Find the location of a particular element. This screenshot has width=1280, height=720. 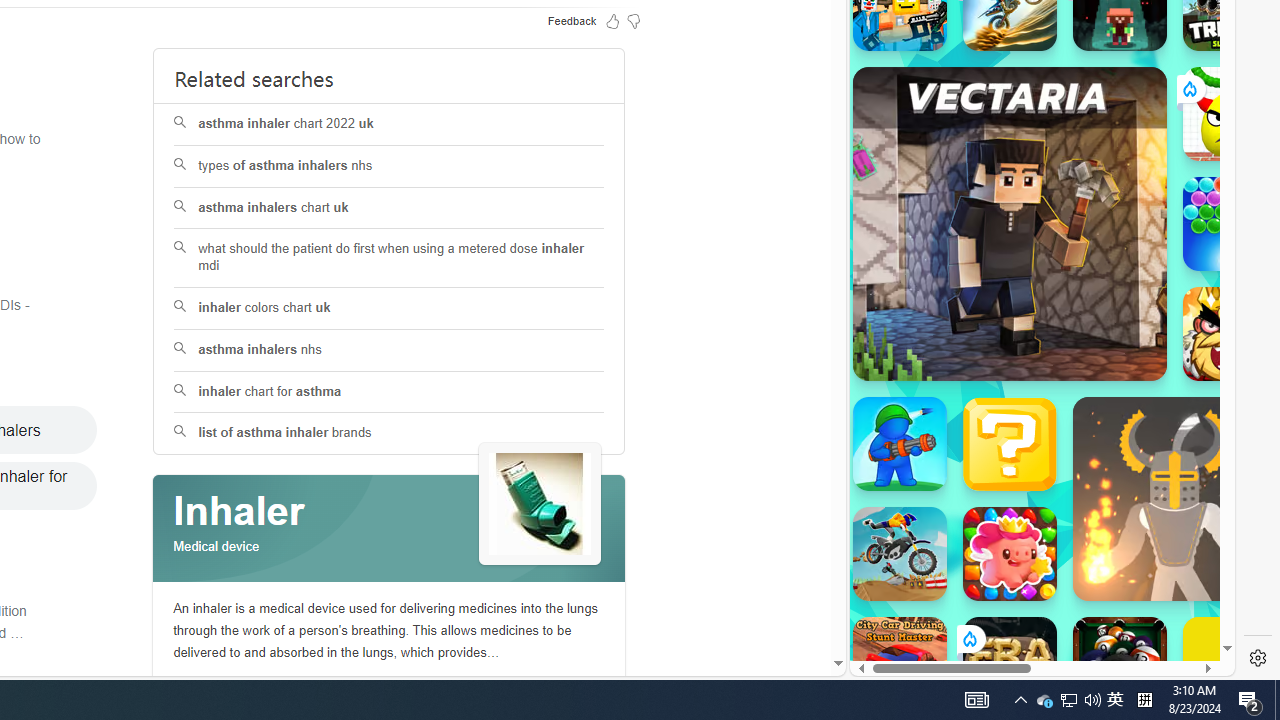

'Ragdoll Hit Ragdoll Hit' is located at coordinates (1175, 497).